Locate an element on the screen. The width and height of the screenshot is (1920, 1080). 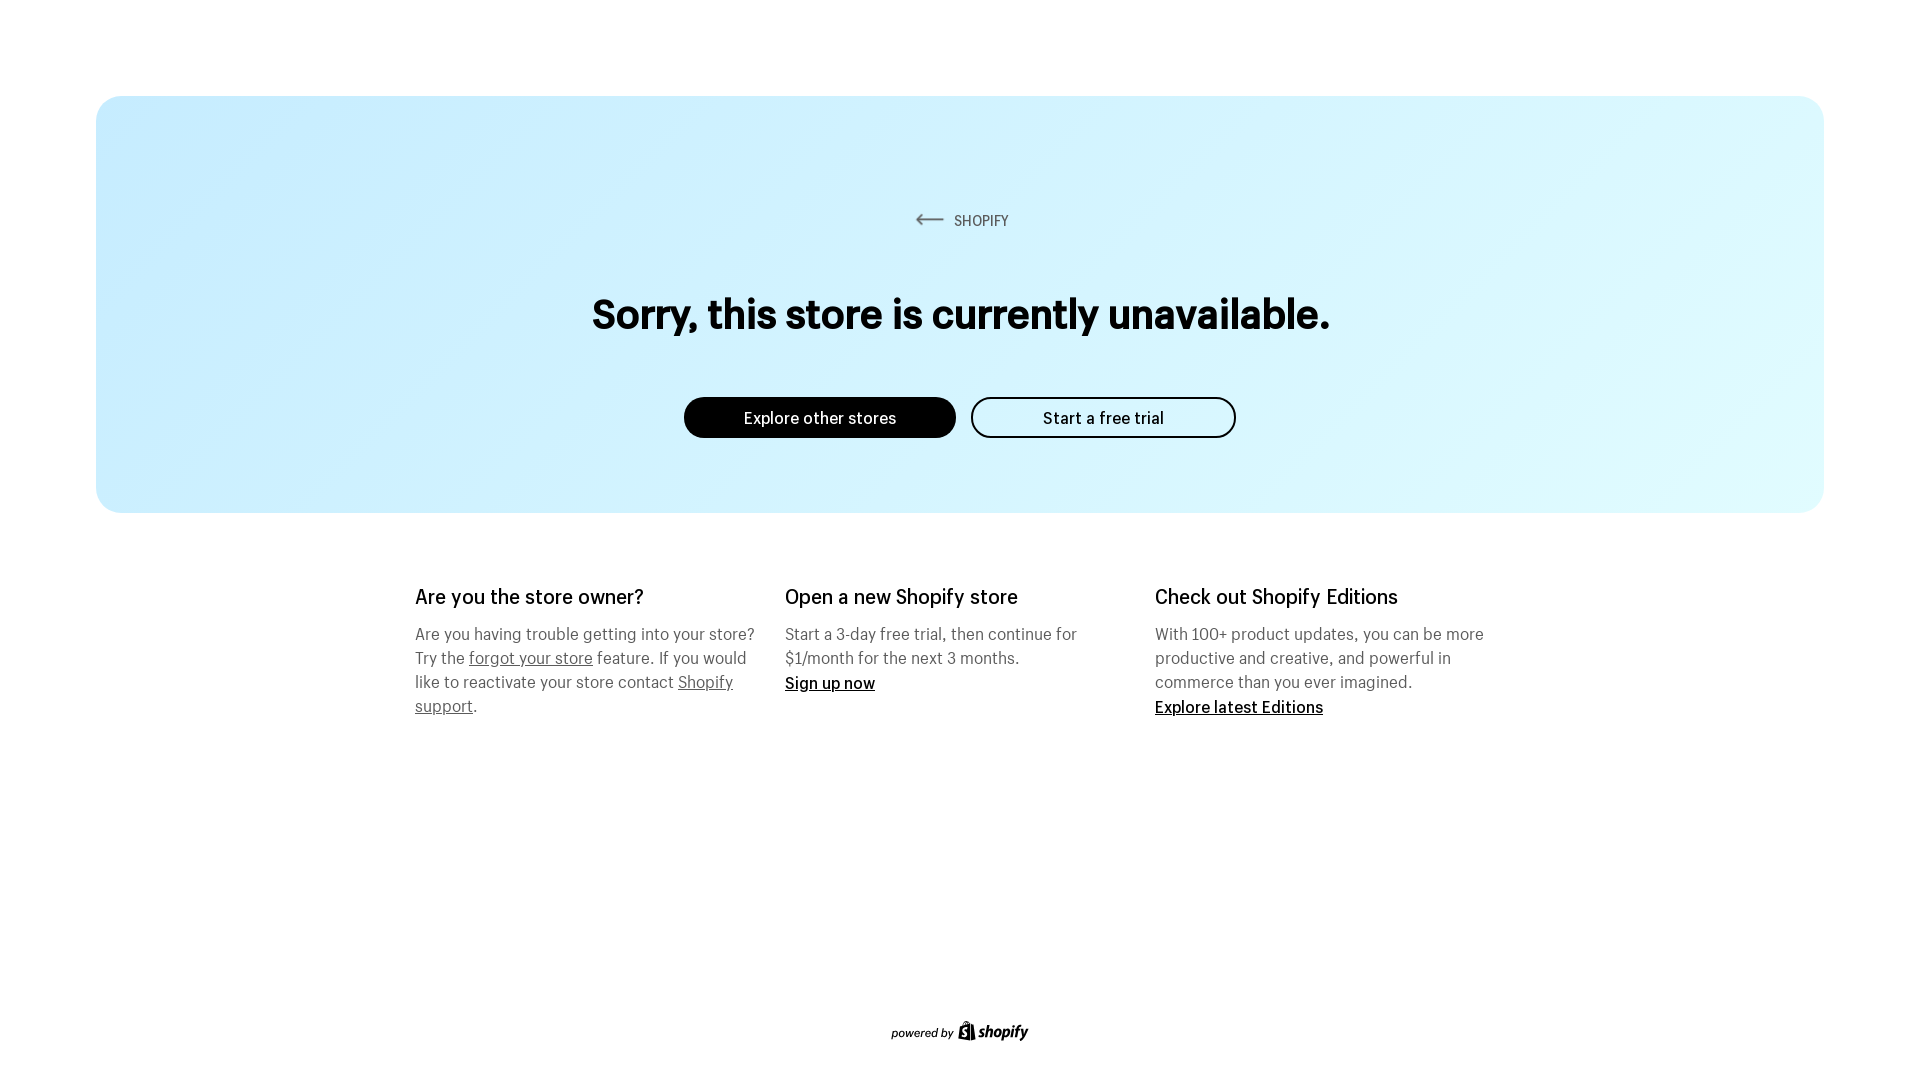
'Explore latest Editions' is located at coordinates (1237, 705).